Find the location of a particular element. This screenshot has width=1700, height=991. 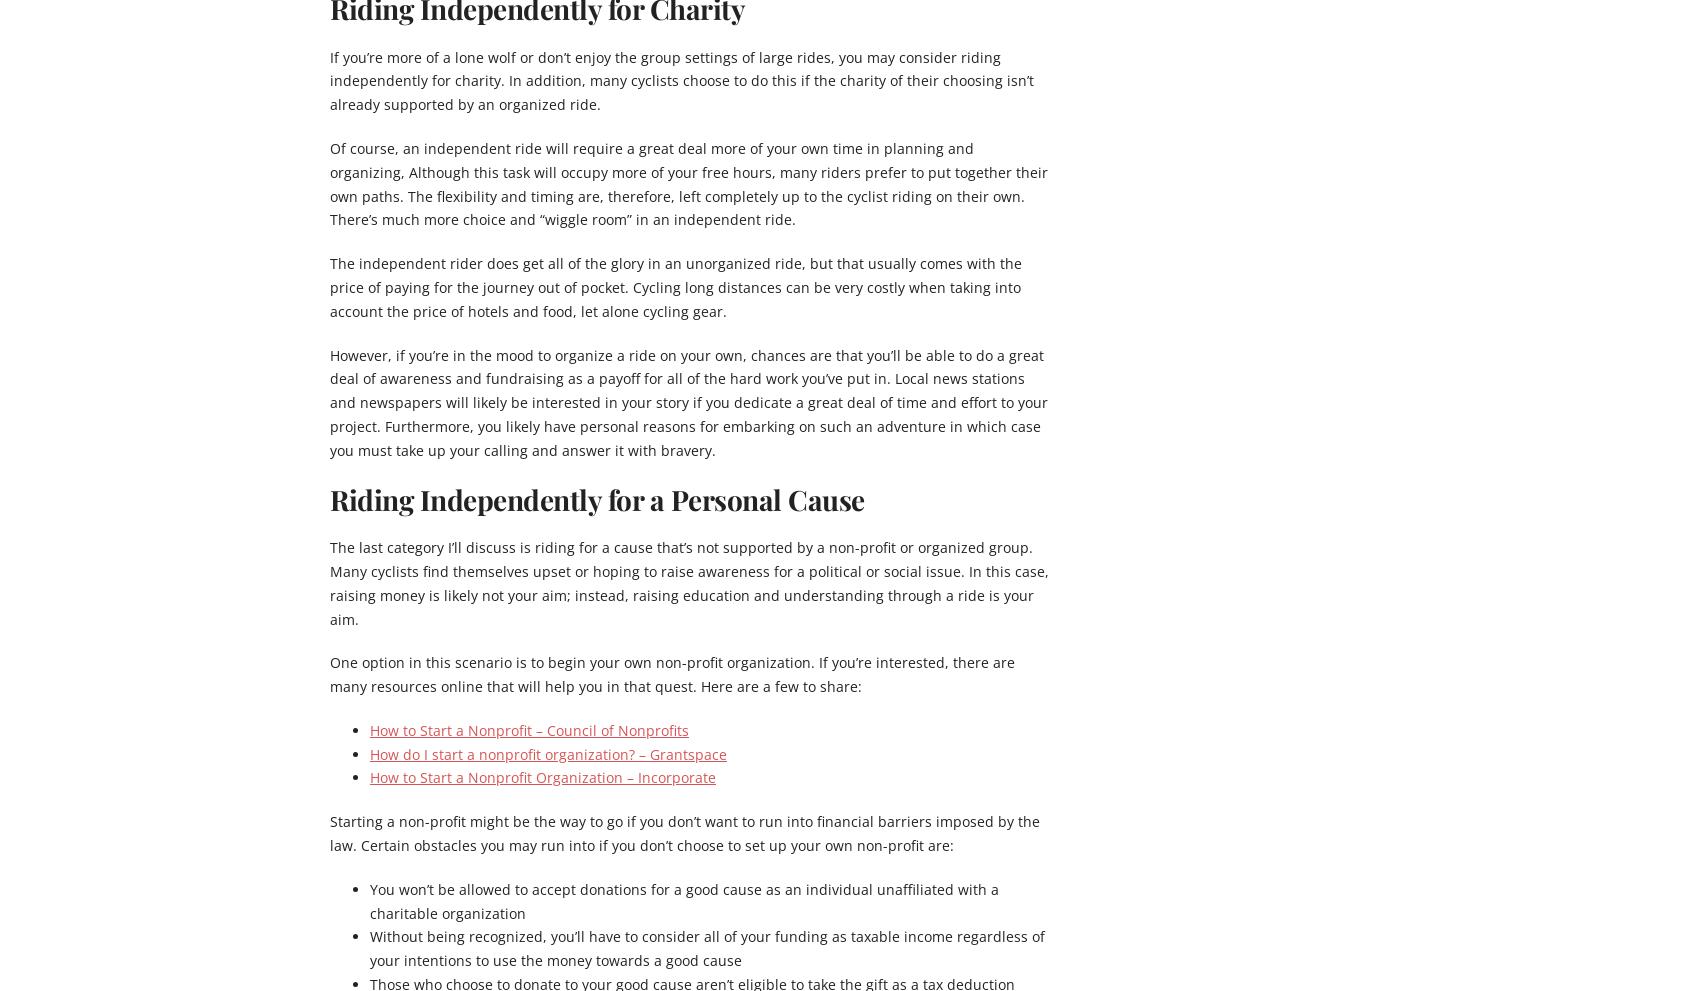

'How to Start a Nonprofit Organization – Incorporate' is located at coordinates (541, 777).